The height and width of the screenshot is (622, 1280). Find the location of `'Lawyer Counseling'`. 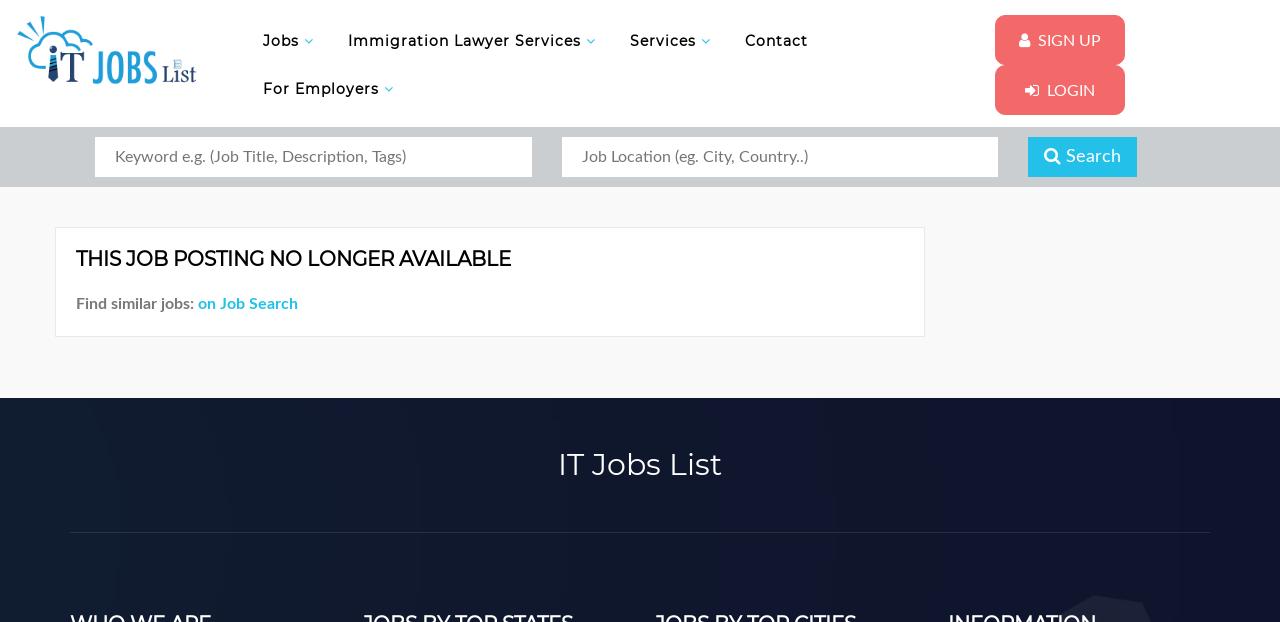

'Lawyer Counseling' is located at coordinates (432, 175).